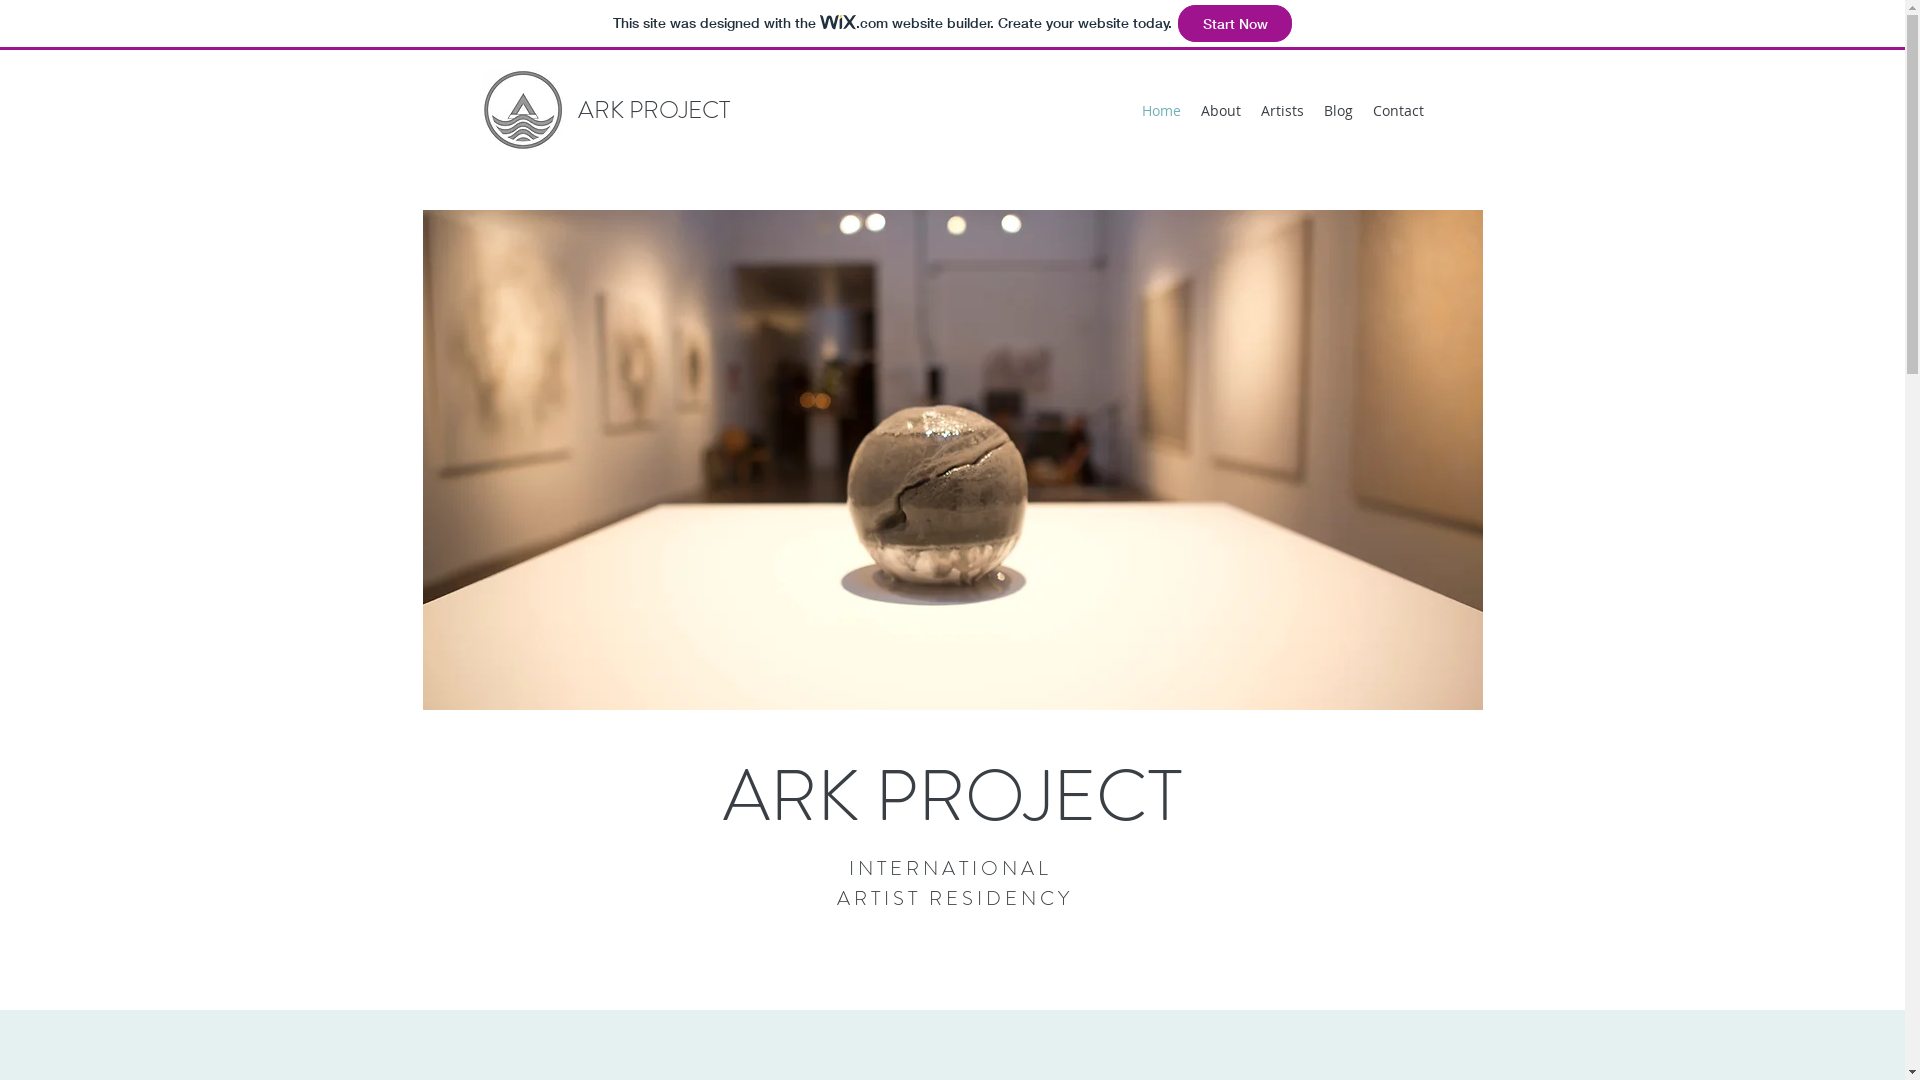  What do you see at coordinates (1396, 111) in the screenshot?
I see `'Contact'` at bounding box center [1396, 111].